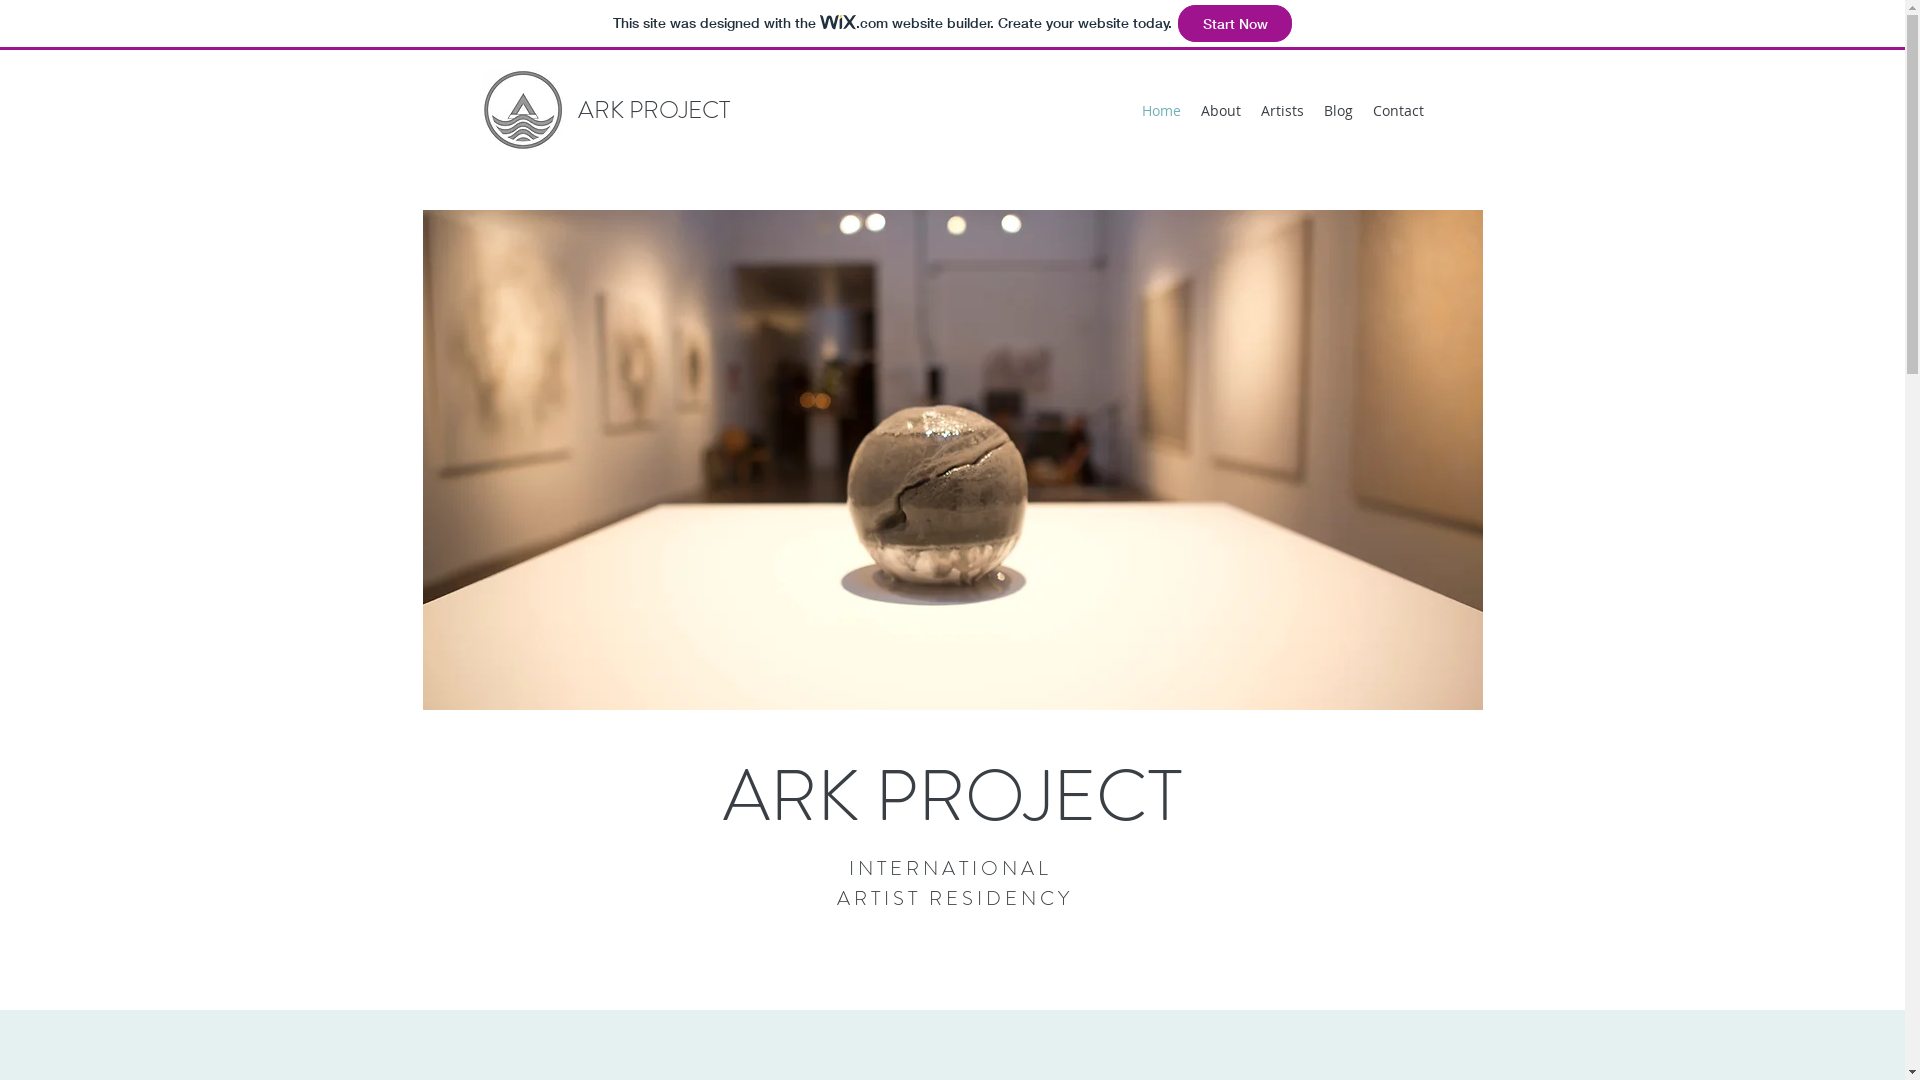  What do you see at coordinates (1396, 111) in the screenshot?
I see `'Contact'` at bounding box center [1396, 111].